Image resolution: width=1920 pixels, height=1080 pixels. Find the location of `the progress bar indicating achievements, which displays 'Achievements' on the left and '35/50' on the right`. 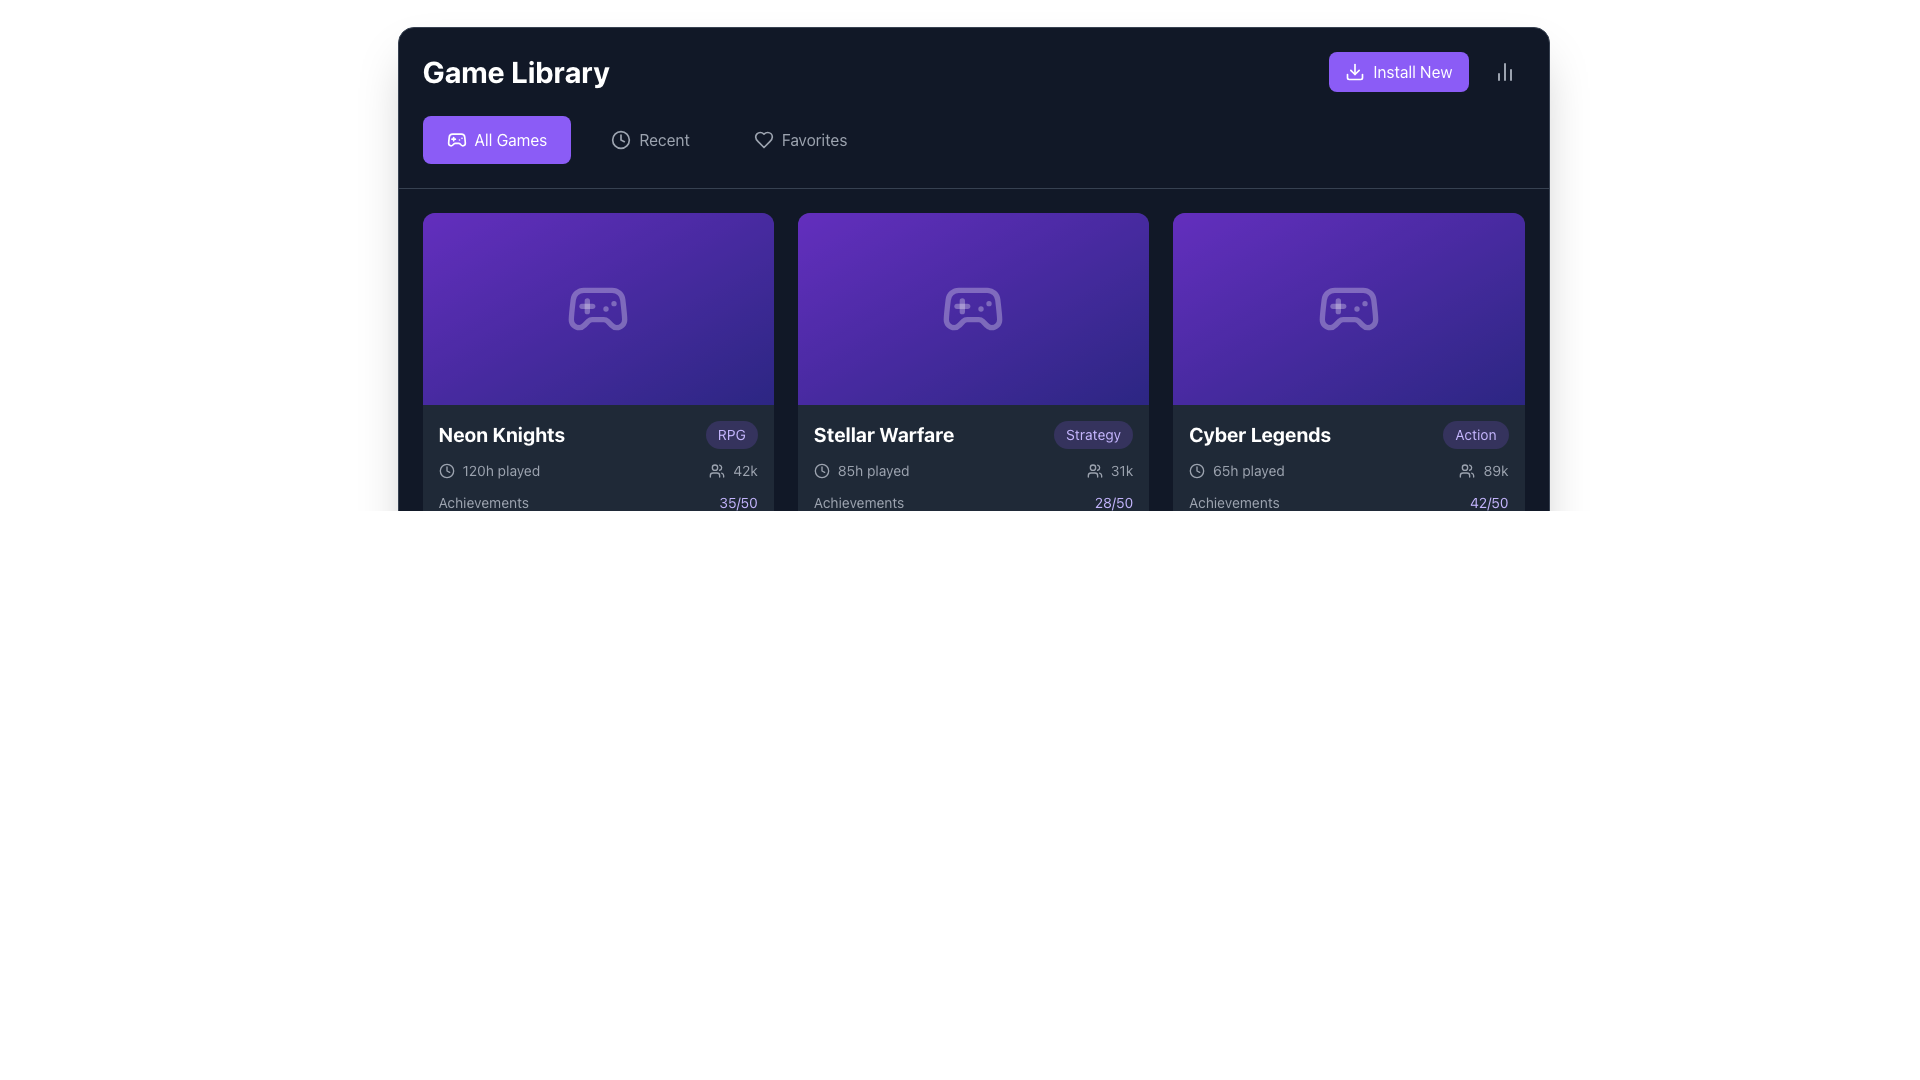

the progress bar indicating achievements, which displays 'Achievements' on the left and '35/50' on the right is located at coordinates (597, 509).